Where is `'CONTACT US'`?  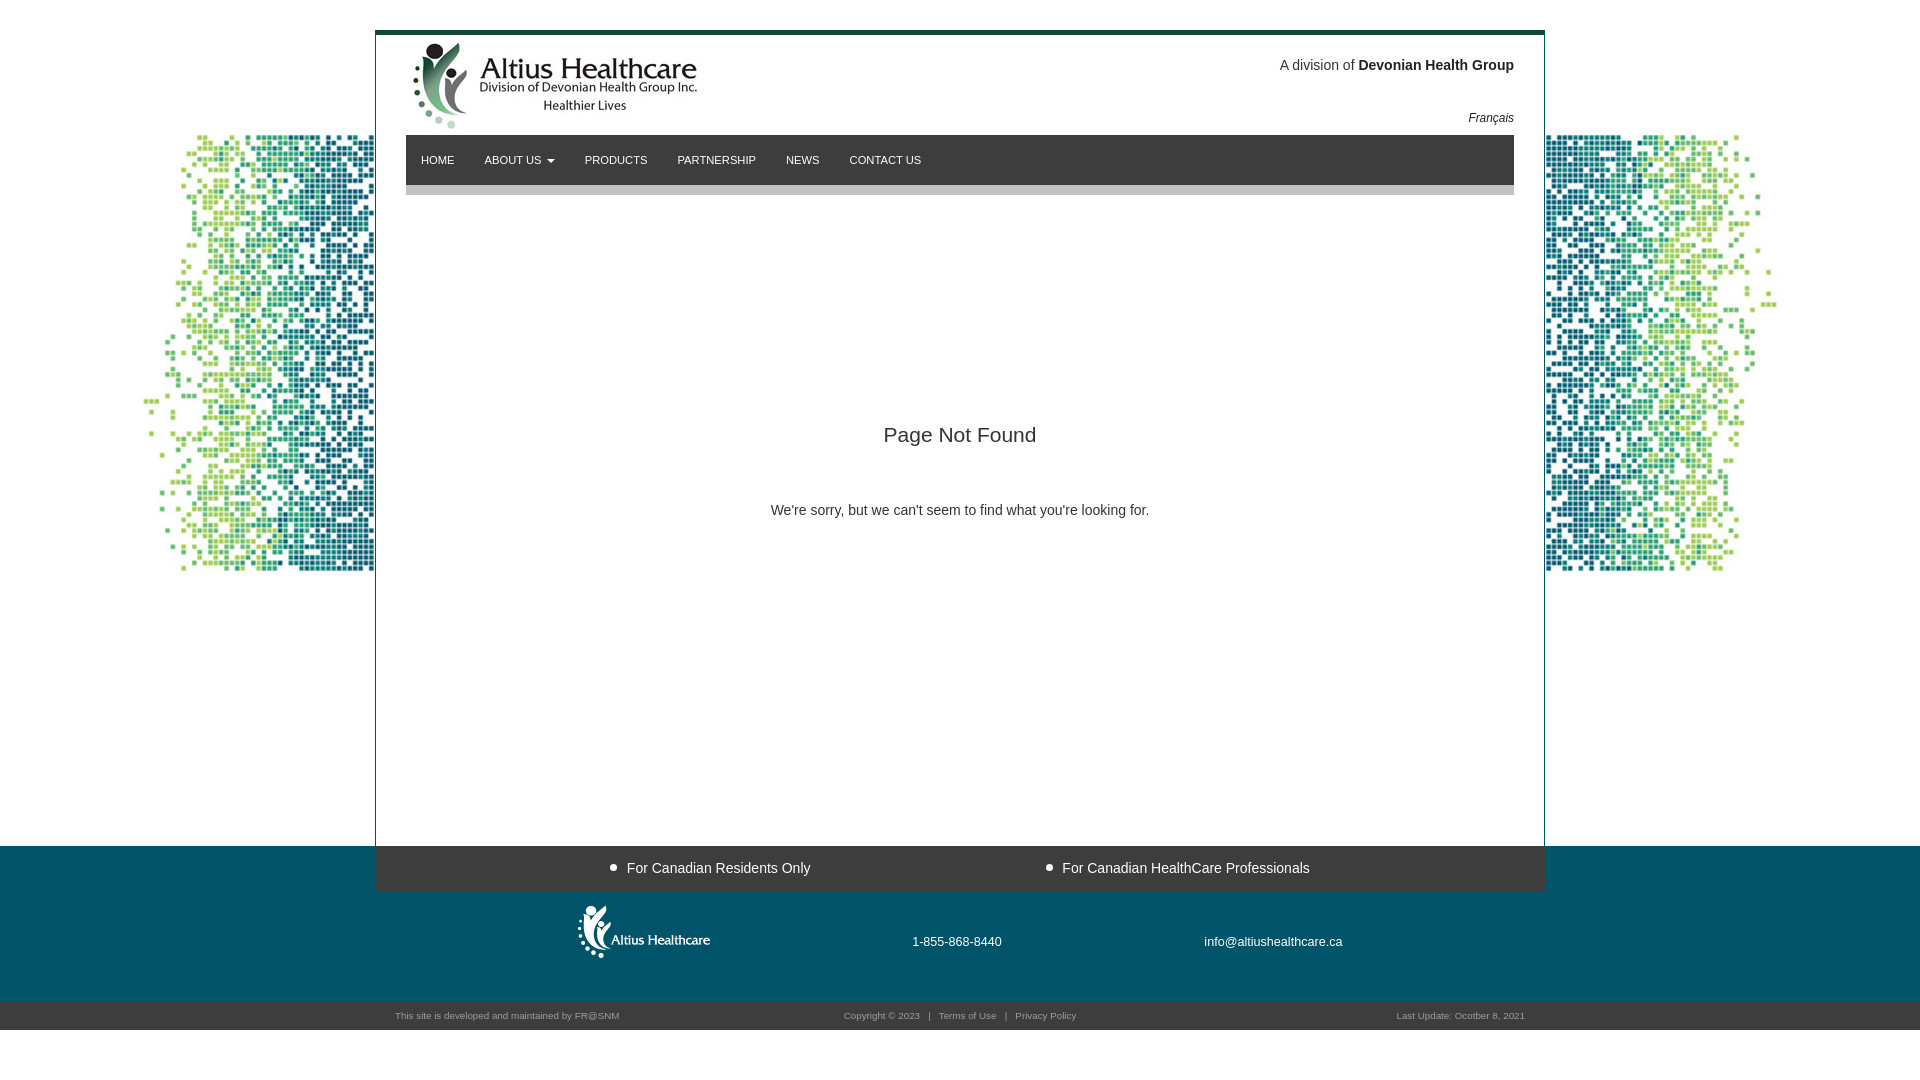 'CONTACT US' is located at coordinates (885, 158).